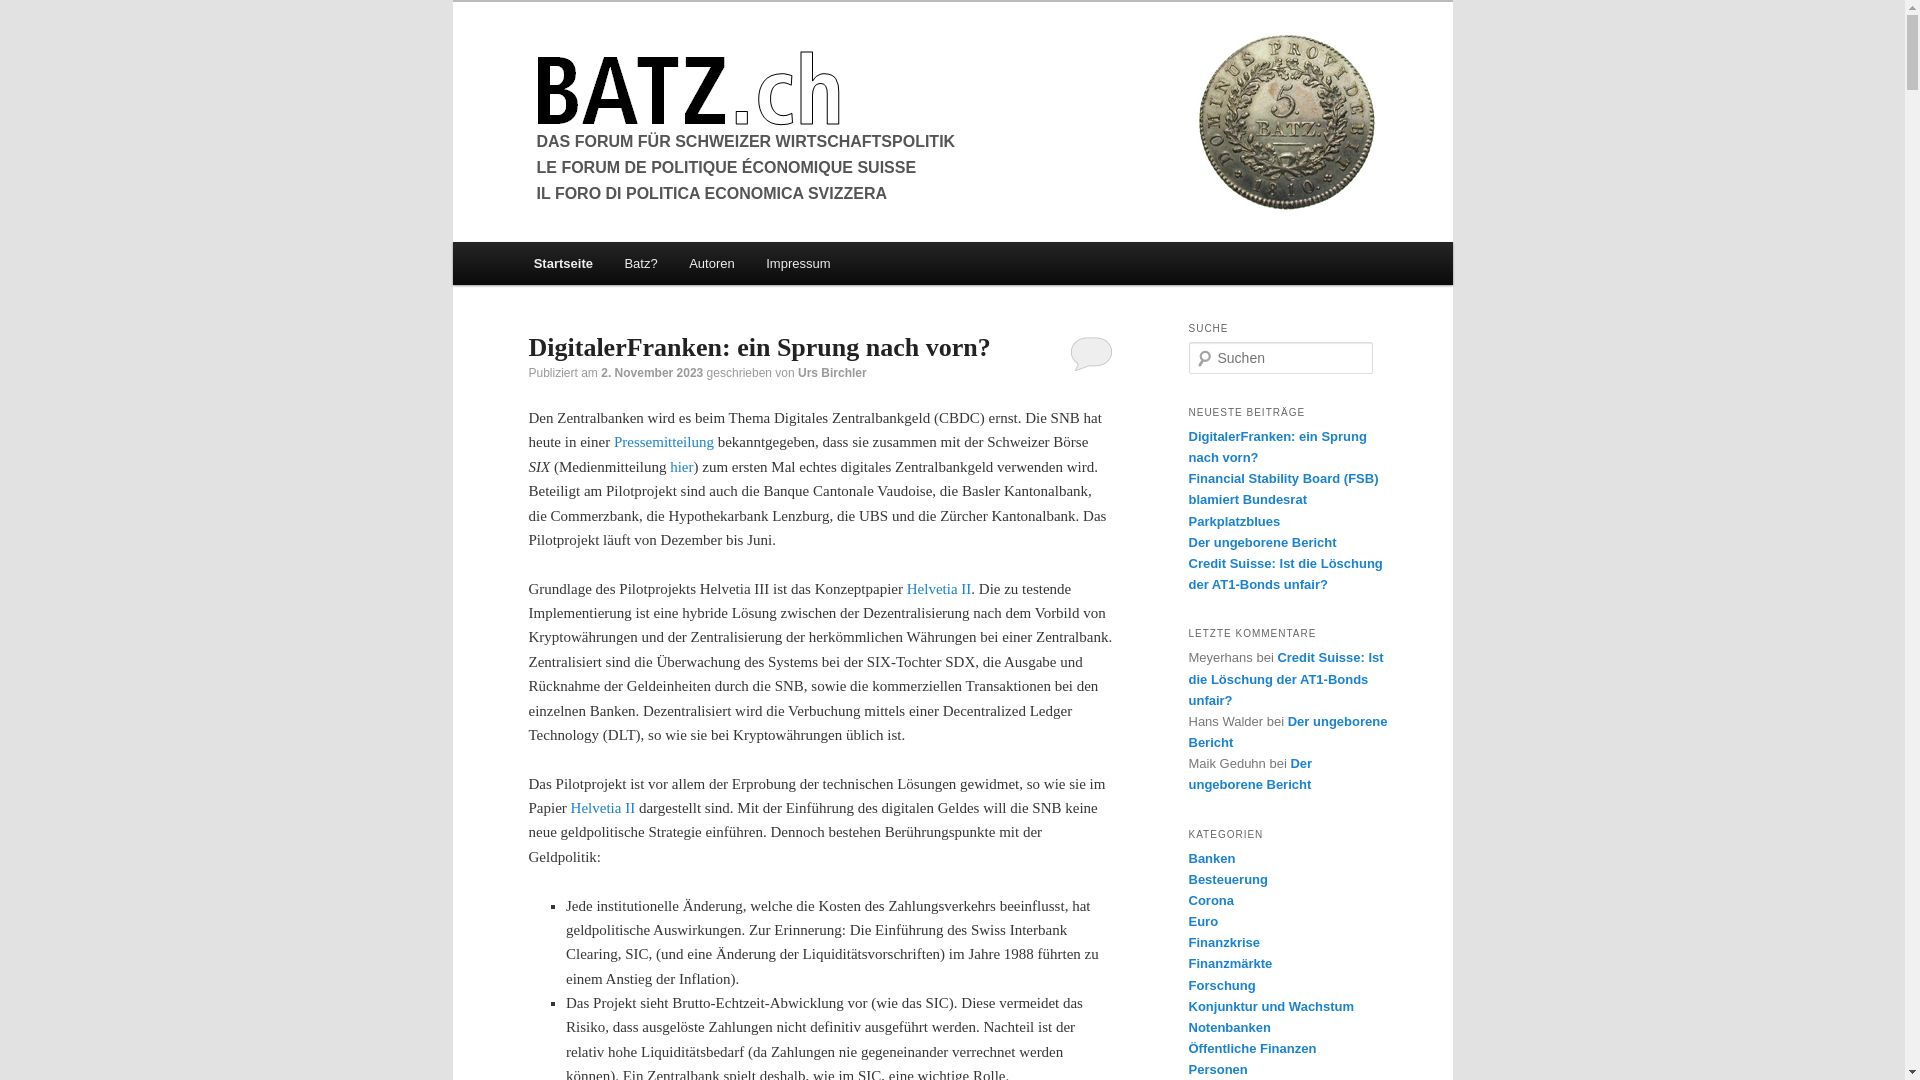 This screenshot has width=1920, height=1080. What do you see at coordinates (1202, 921) in the screenshot?
I see `'Euro'` at bounding box center [1202, 921].